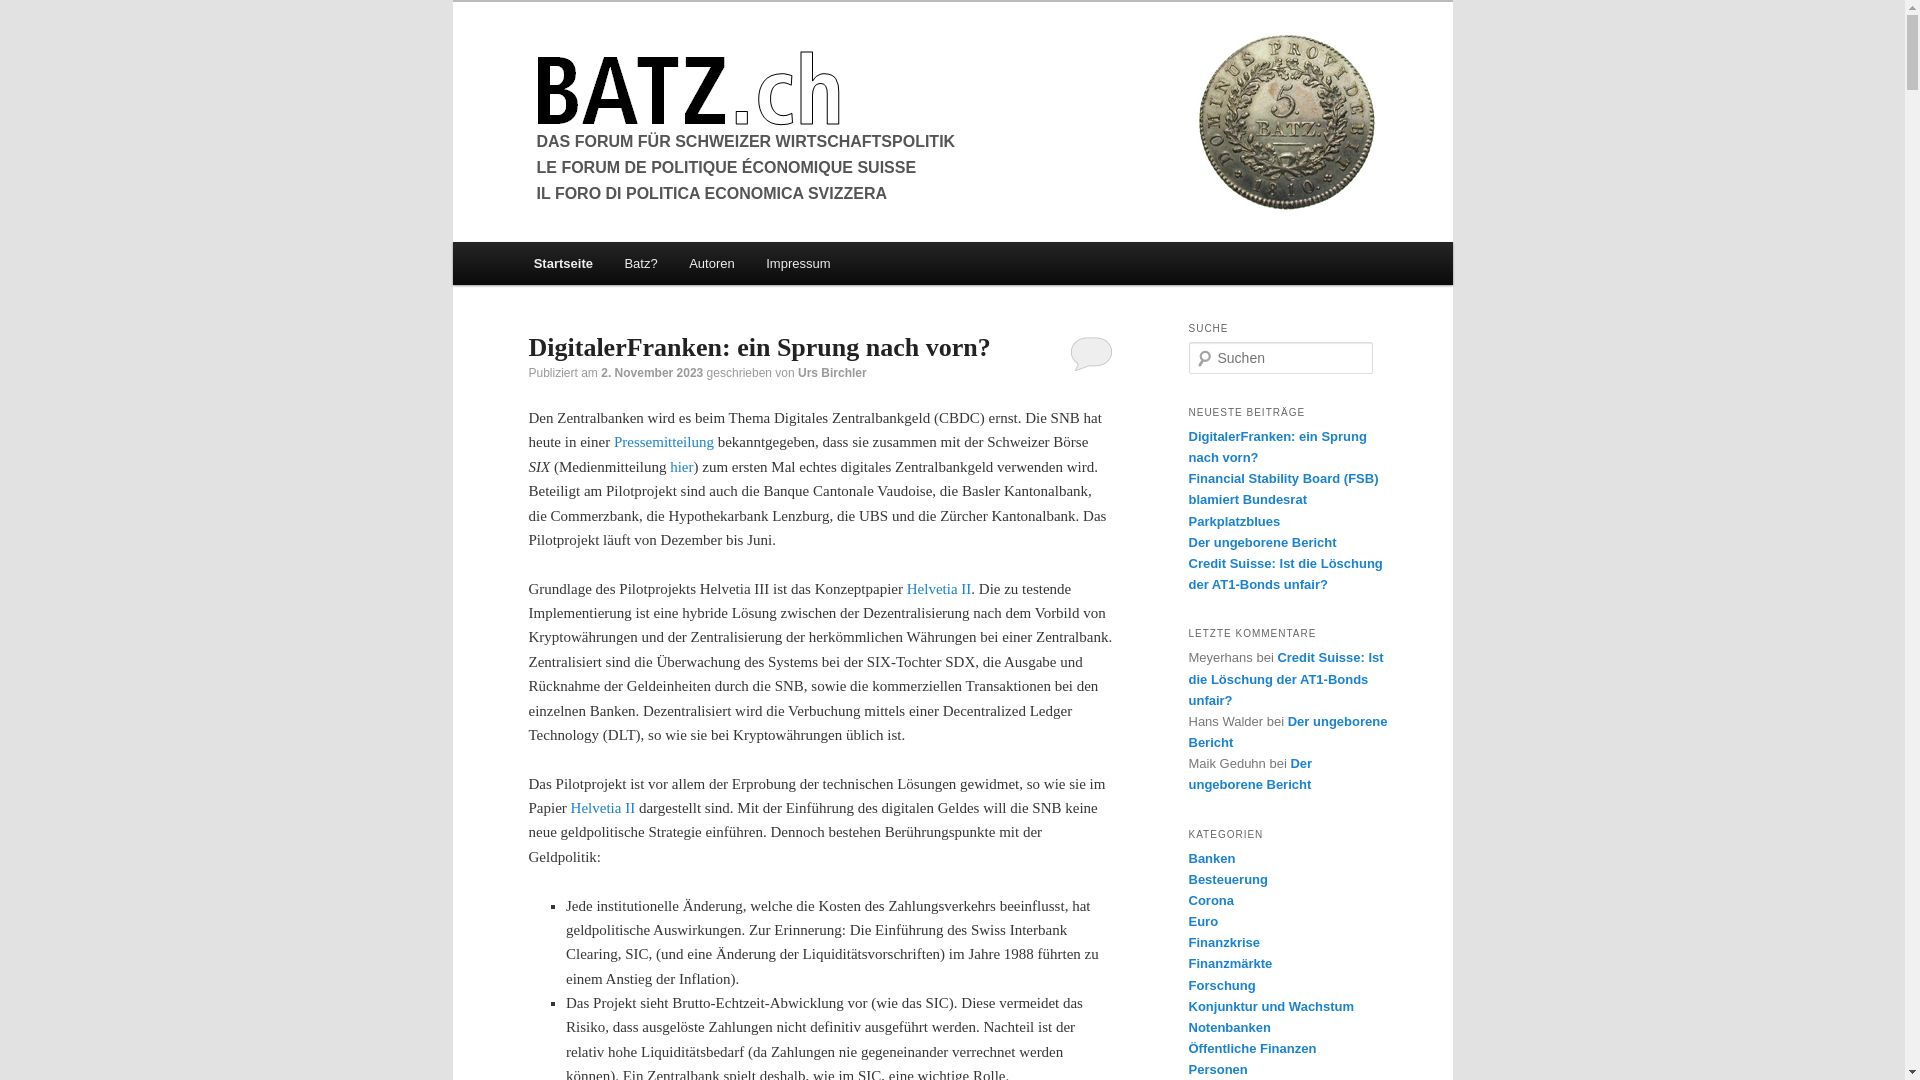 This screenshot has width=1920, height=1080. What do you see at coordinates (1202, 921) in the screenshot?
I see `'Euro'` at bounding box center [1202, 921].